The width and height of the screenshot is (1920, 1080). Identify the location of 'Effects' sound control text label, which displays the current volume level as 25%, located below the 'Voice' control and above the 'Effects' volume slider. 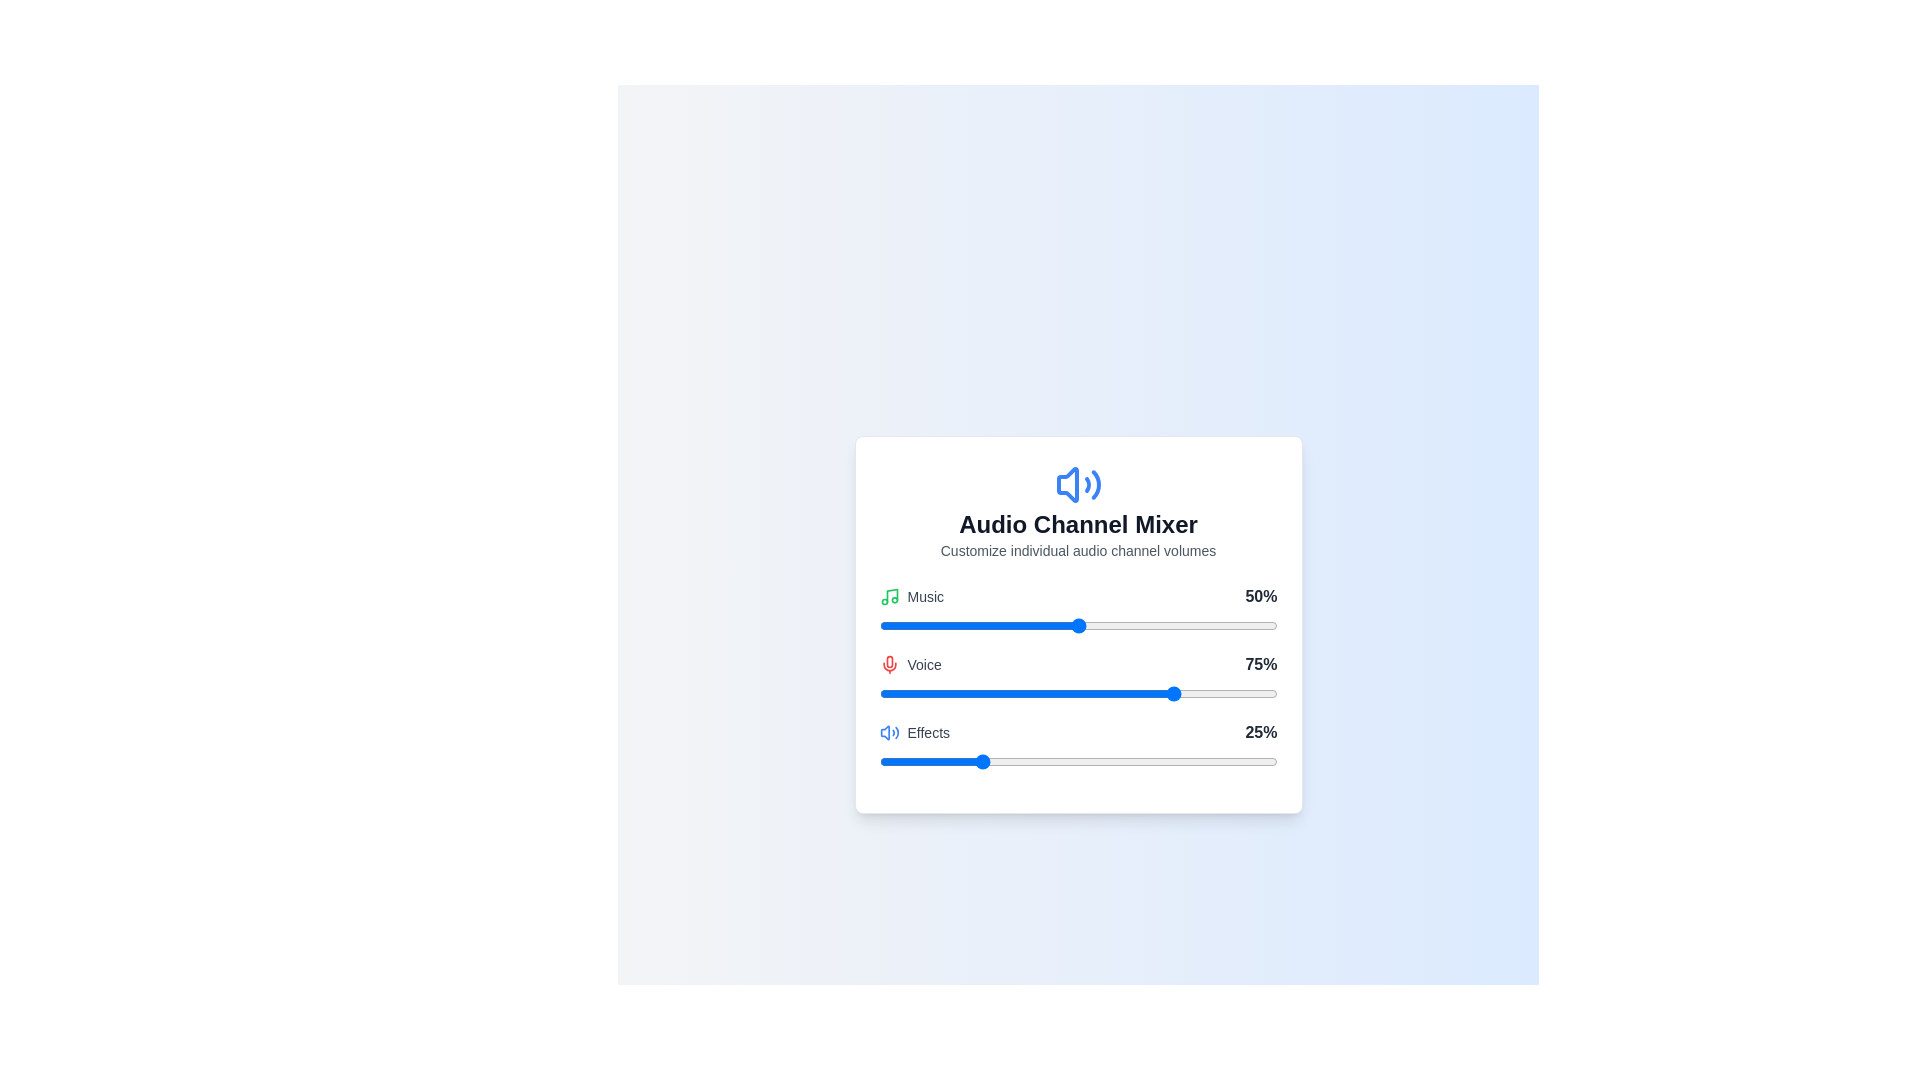
(1077, 732).